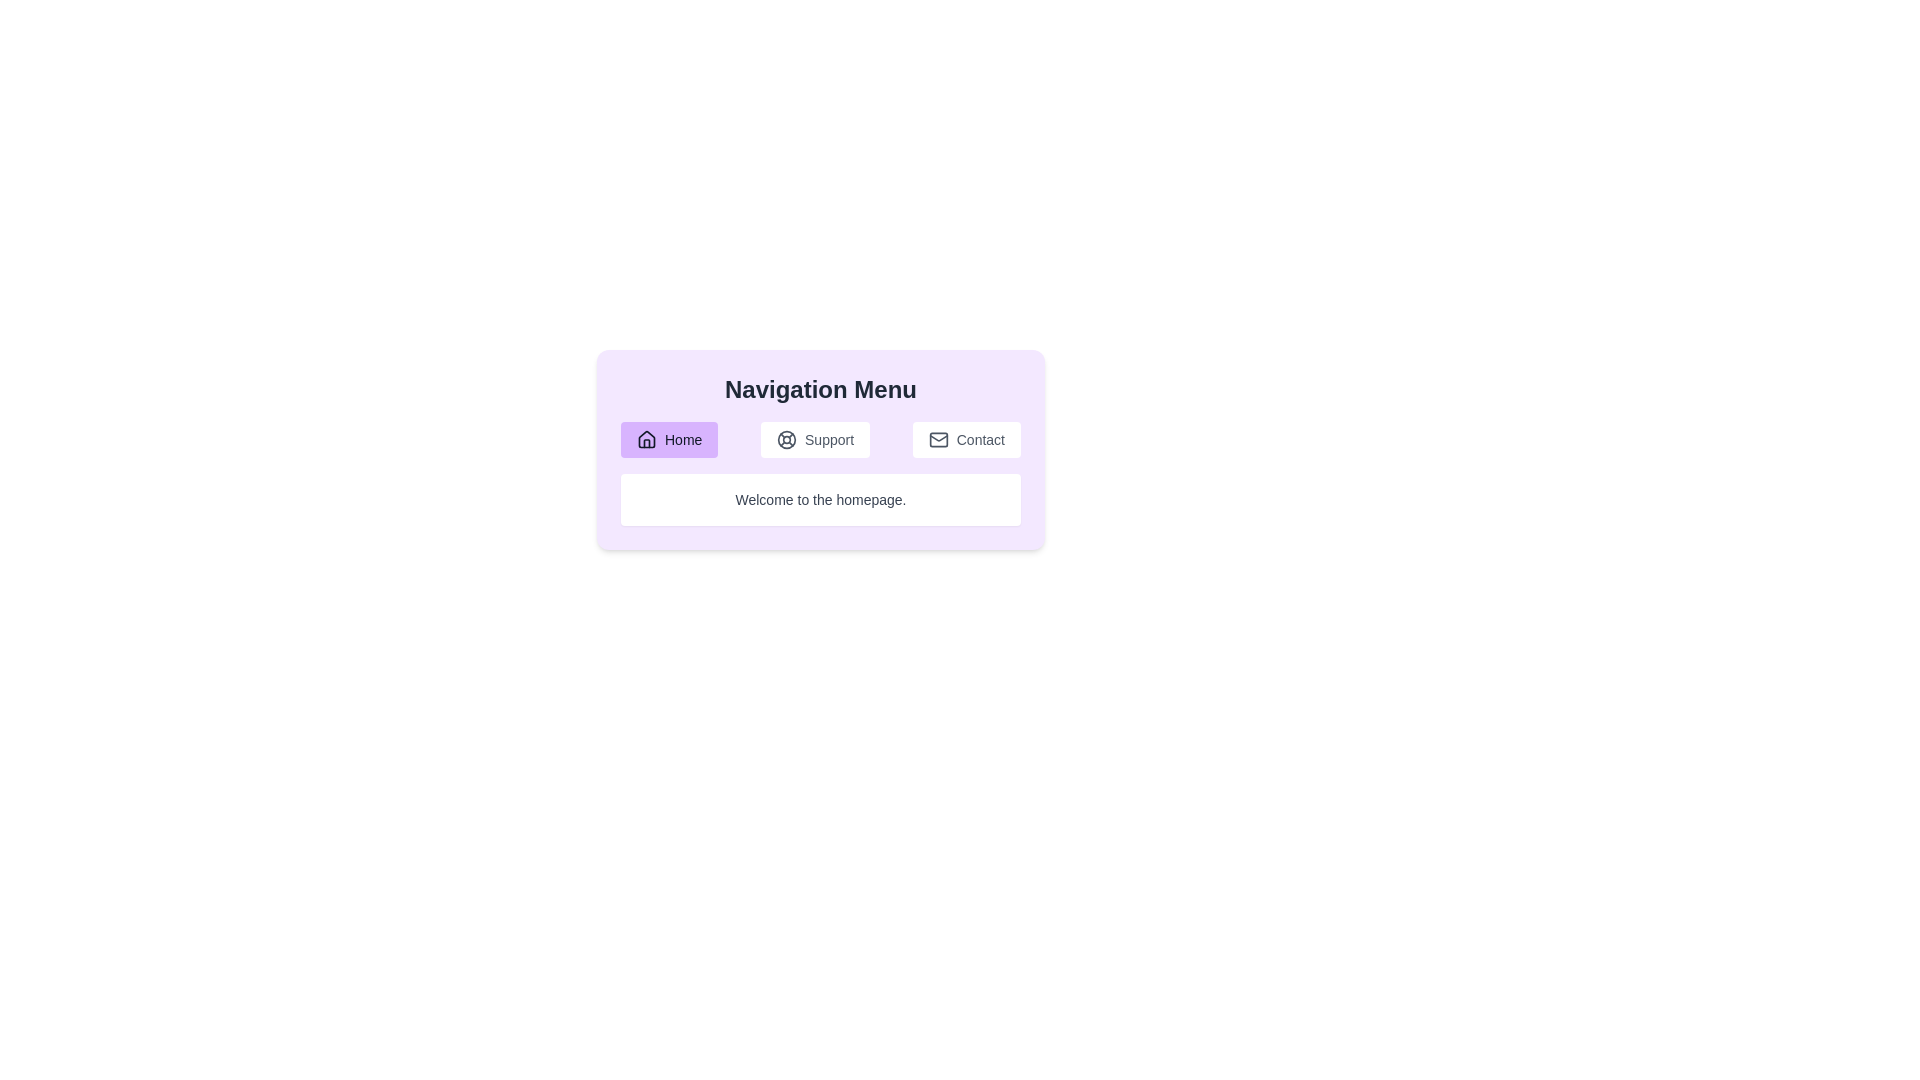  Describe the element at coordinates (815, 438) in the screenshot. I see `the 'Support' navigation button, which features a life-ring icon and is styled with a light color scheme` at that location.